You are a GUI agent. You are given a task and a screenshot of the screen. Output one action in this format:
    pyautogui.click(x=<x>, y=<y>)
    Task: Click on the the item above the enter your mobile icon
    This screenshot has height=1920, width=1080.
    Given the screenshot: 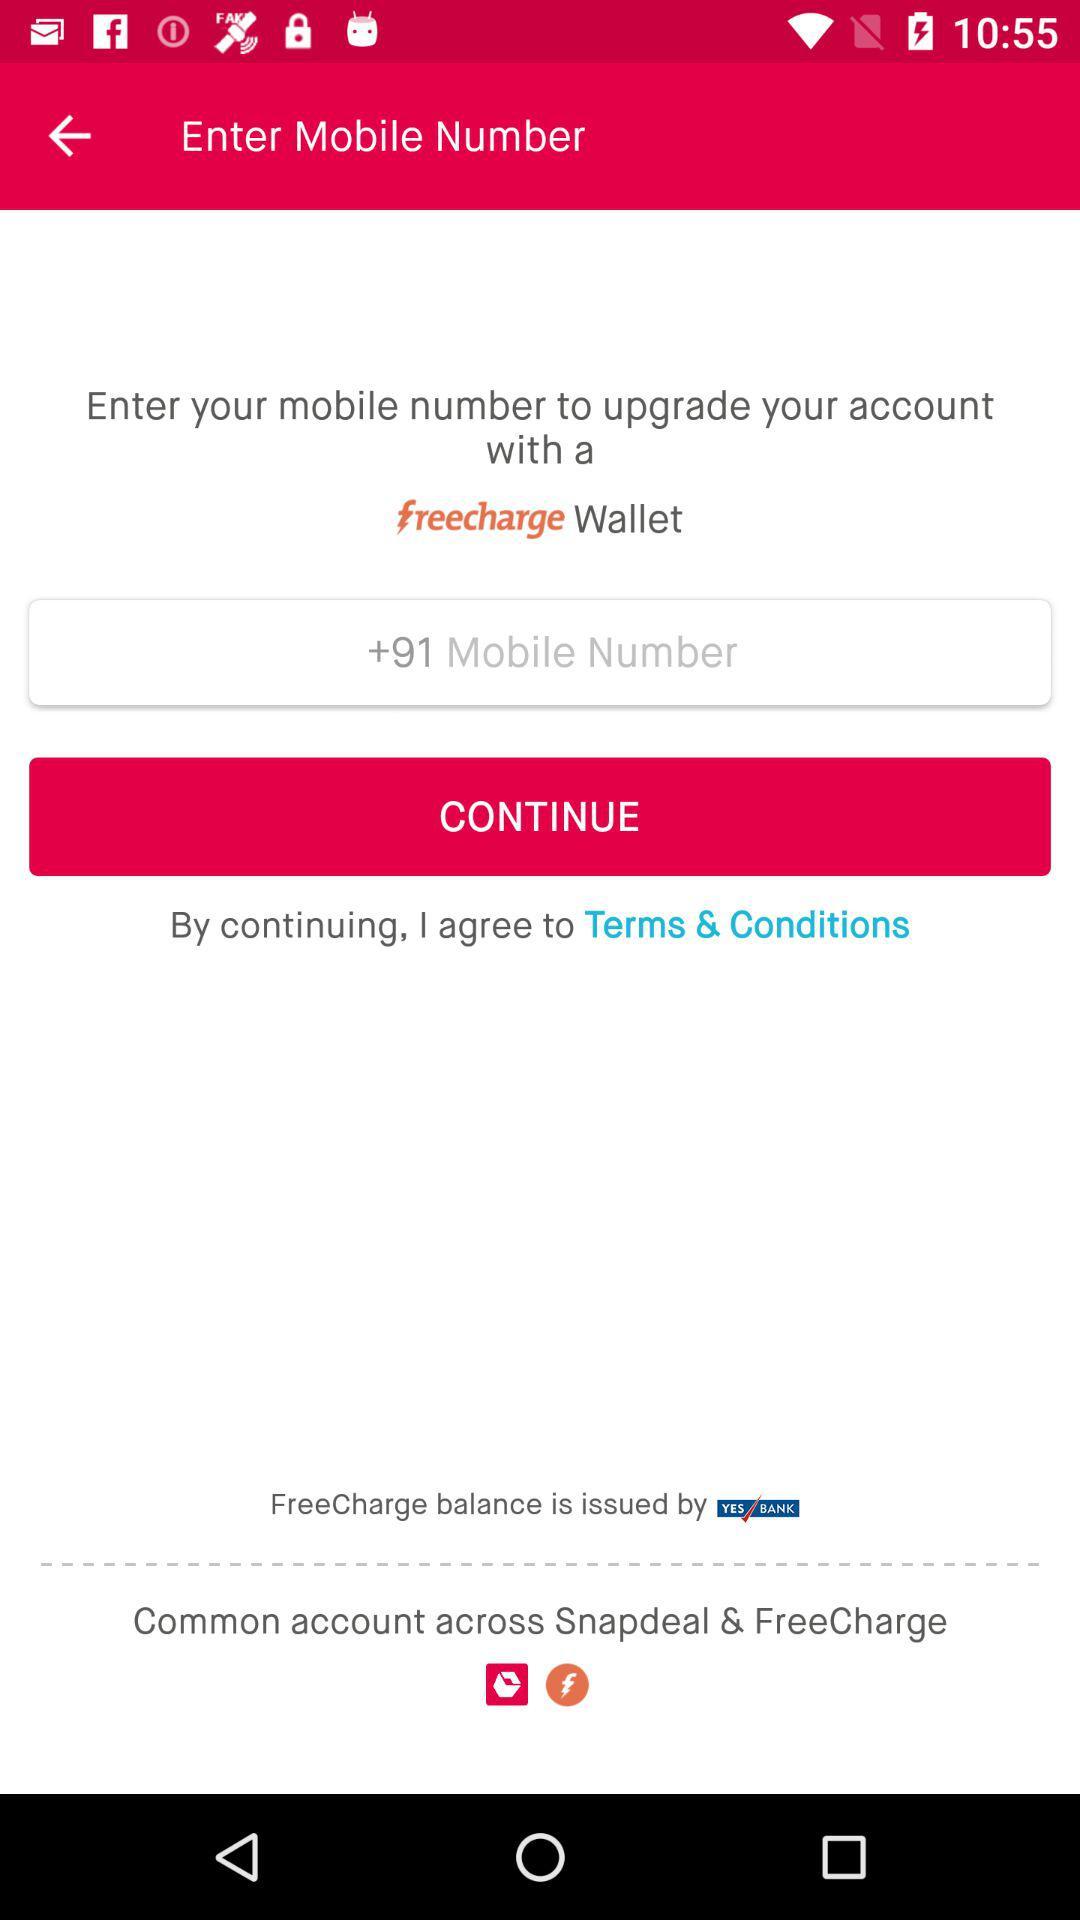 What is the action you would take?
    pyautogui.click(x=69, y=135)
    